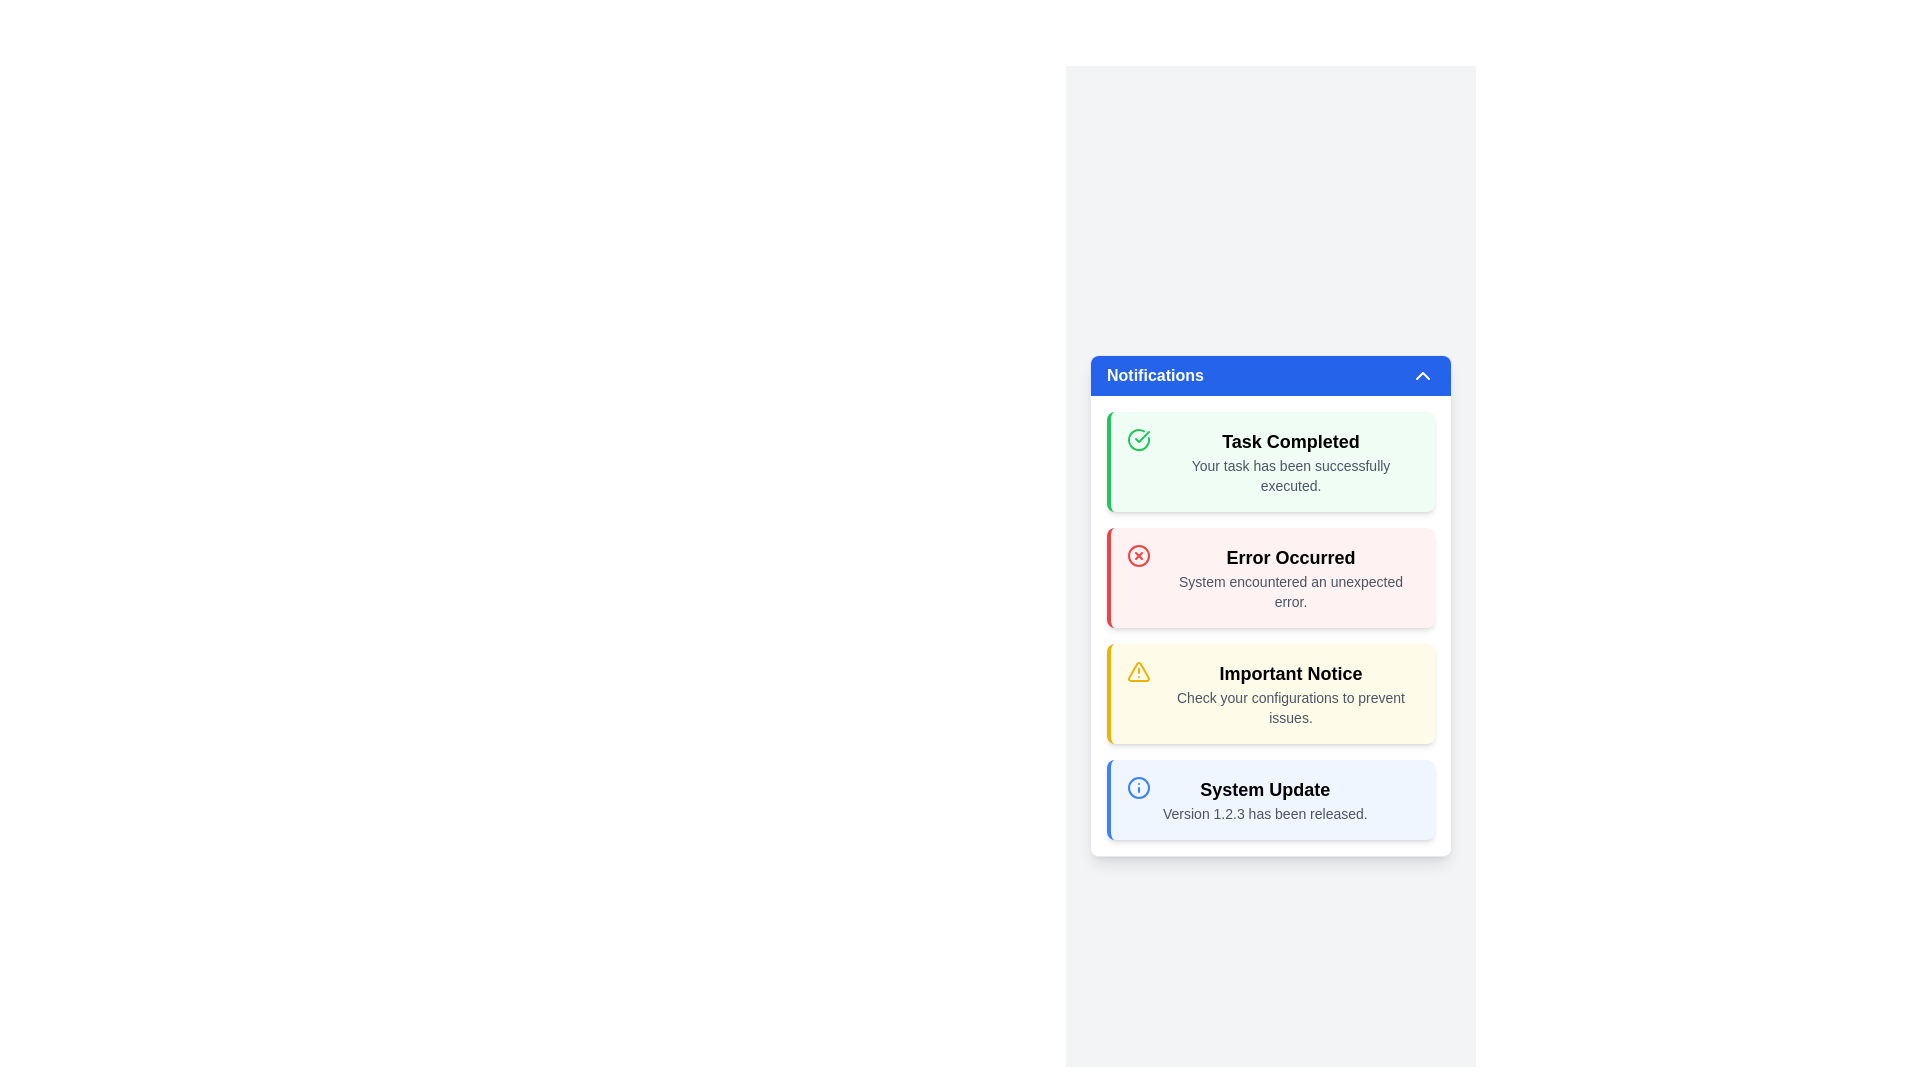  I want to click on information in the Notification Box titled 'System Update' which has a light blue background and contains an information icon, indicating a system update notification, so click(1270, 798).